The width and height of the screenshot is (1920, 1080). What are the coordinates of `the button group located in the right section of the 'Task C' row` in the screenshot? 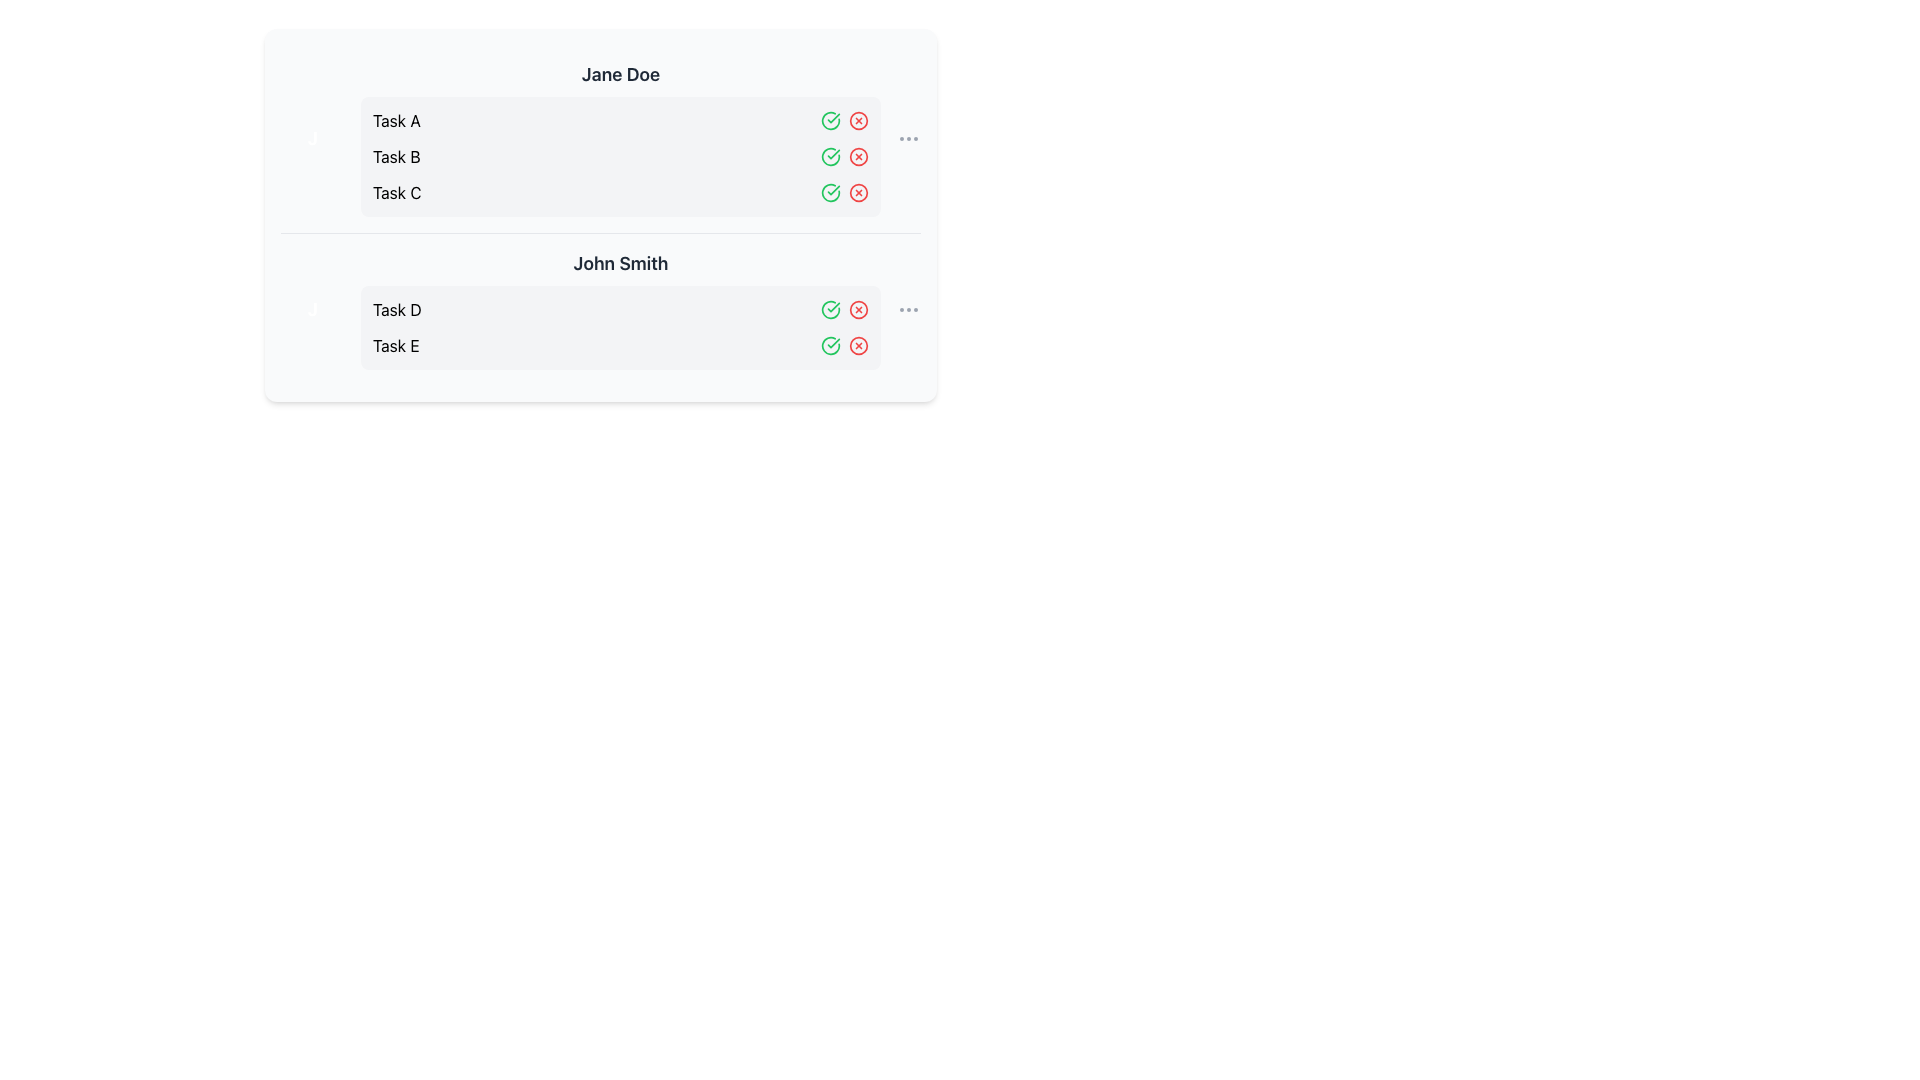 It's located at (844, 192).